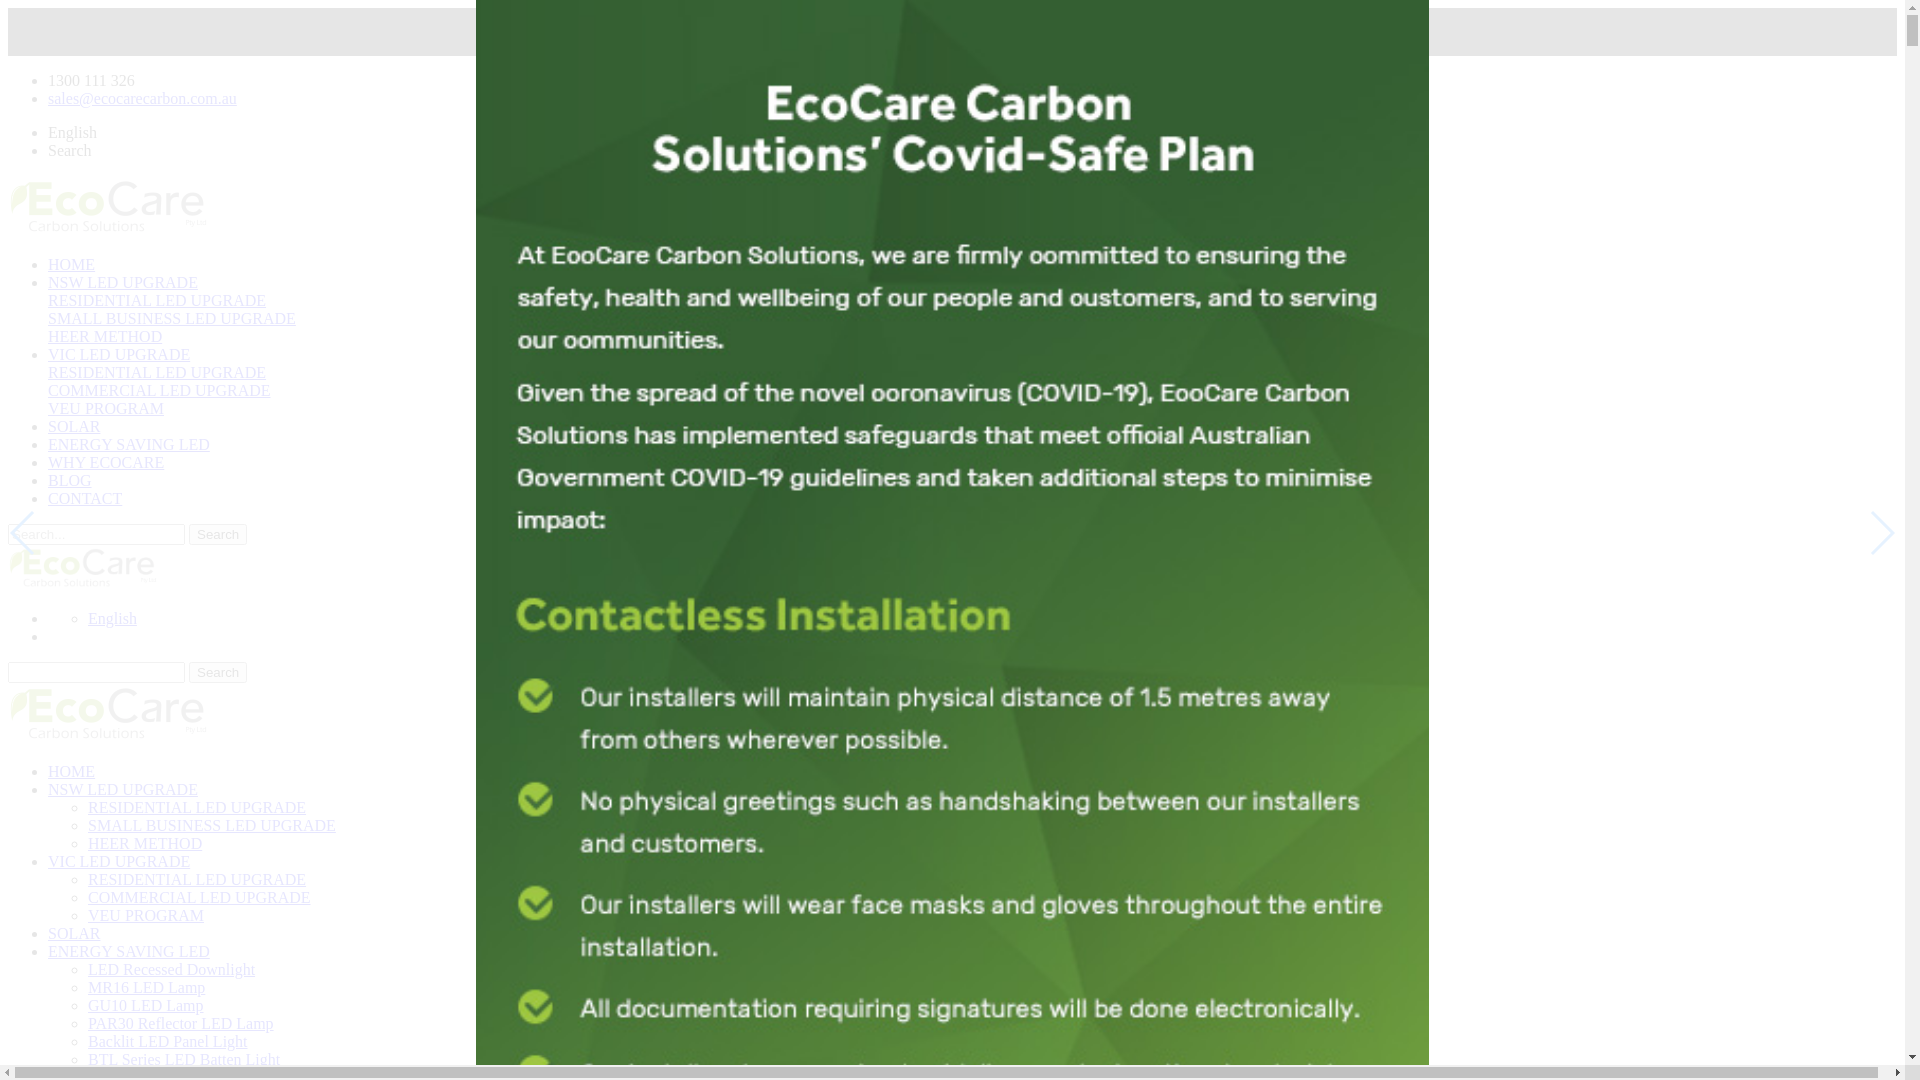  Describe the element at coordinates (144, 915) in the screenshot. I see `'VEU PROGRAM'` at that location.